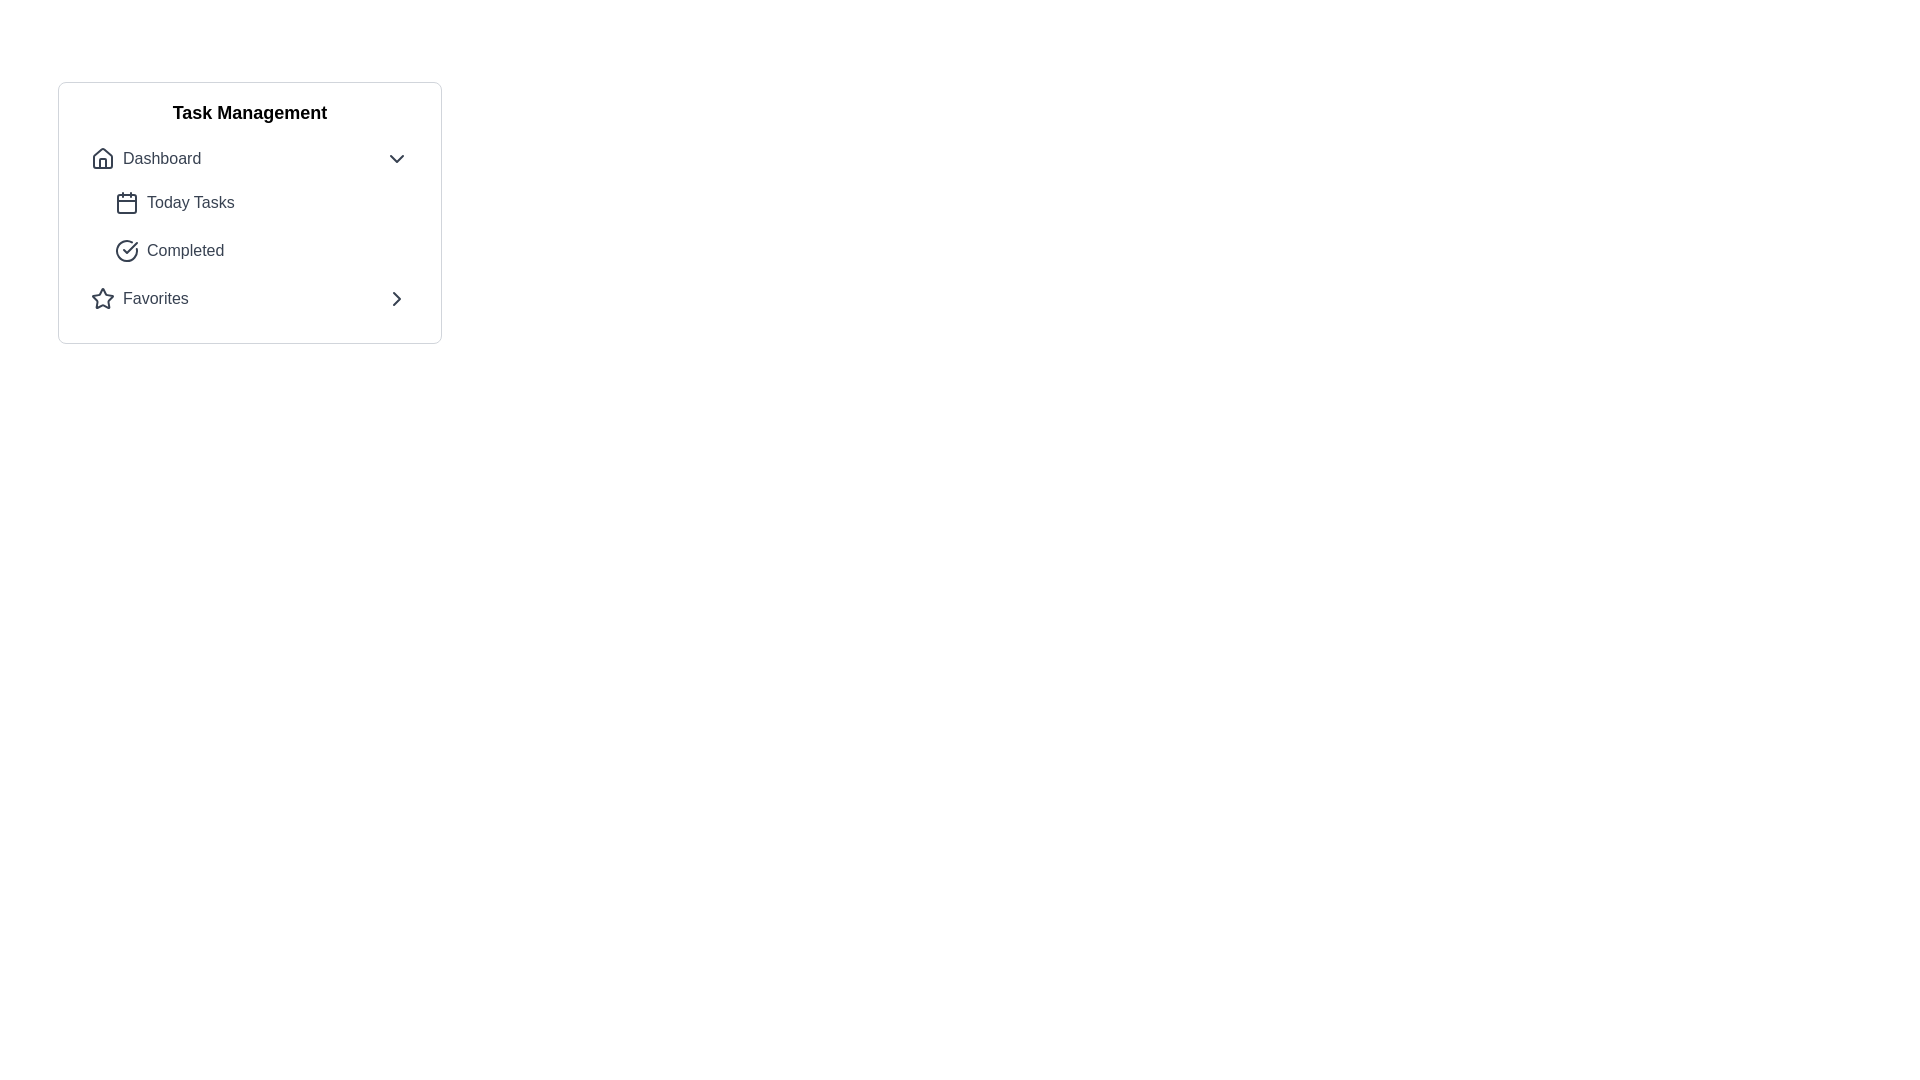  What do you see at coordinates (101, 298) in the screenshot?
I see `the star icon in the 'Task Management' navigation menu at the bottom-left to mark an item as favorite` at bounding box center [101, 298].